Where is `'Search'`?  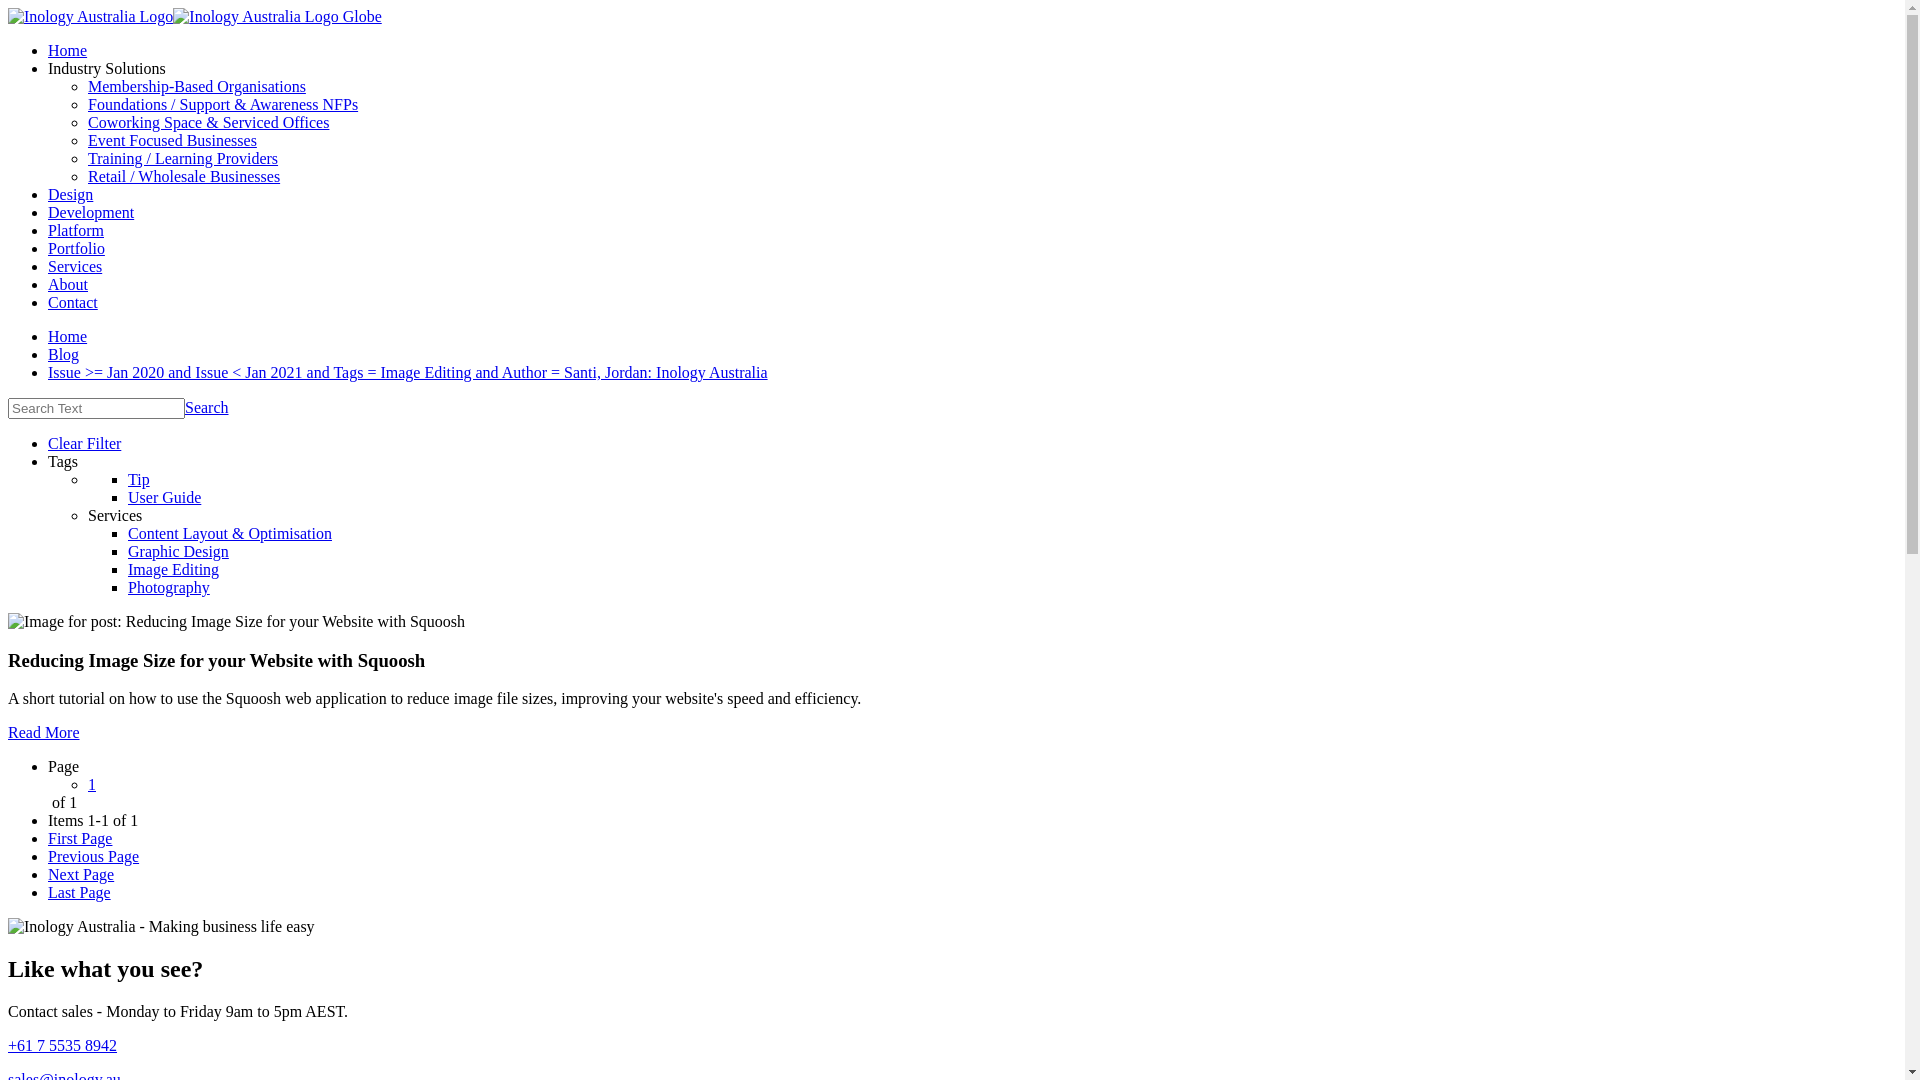
'Search' is located at coordinates (206, 406).